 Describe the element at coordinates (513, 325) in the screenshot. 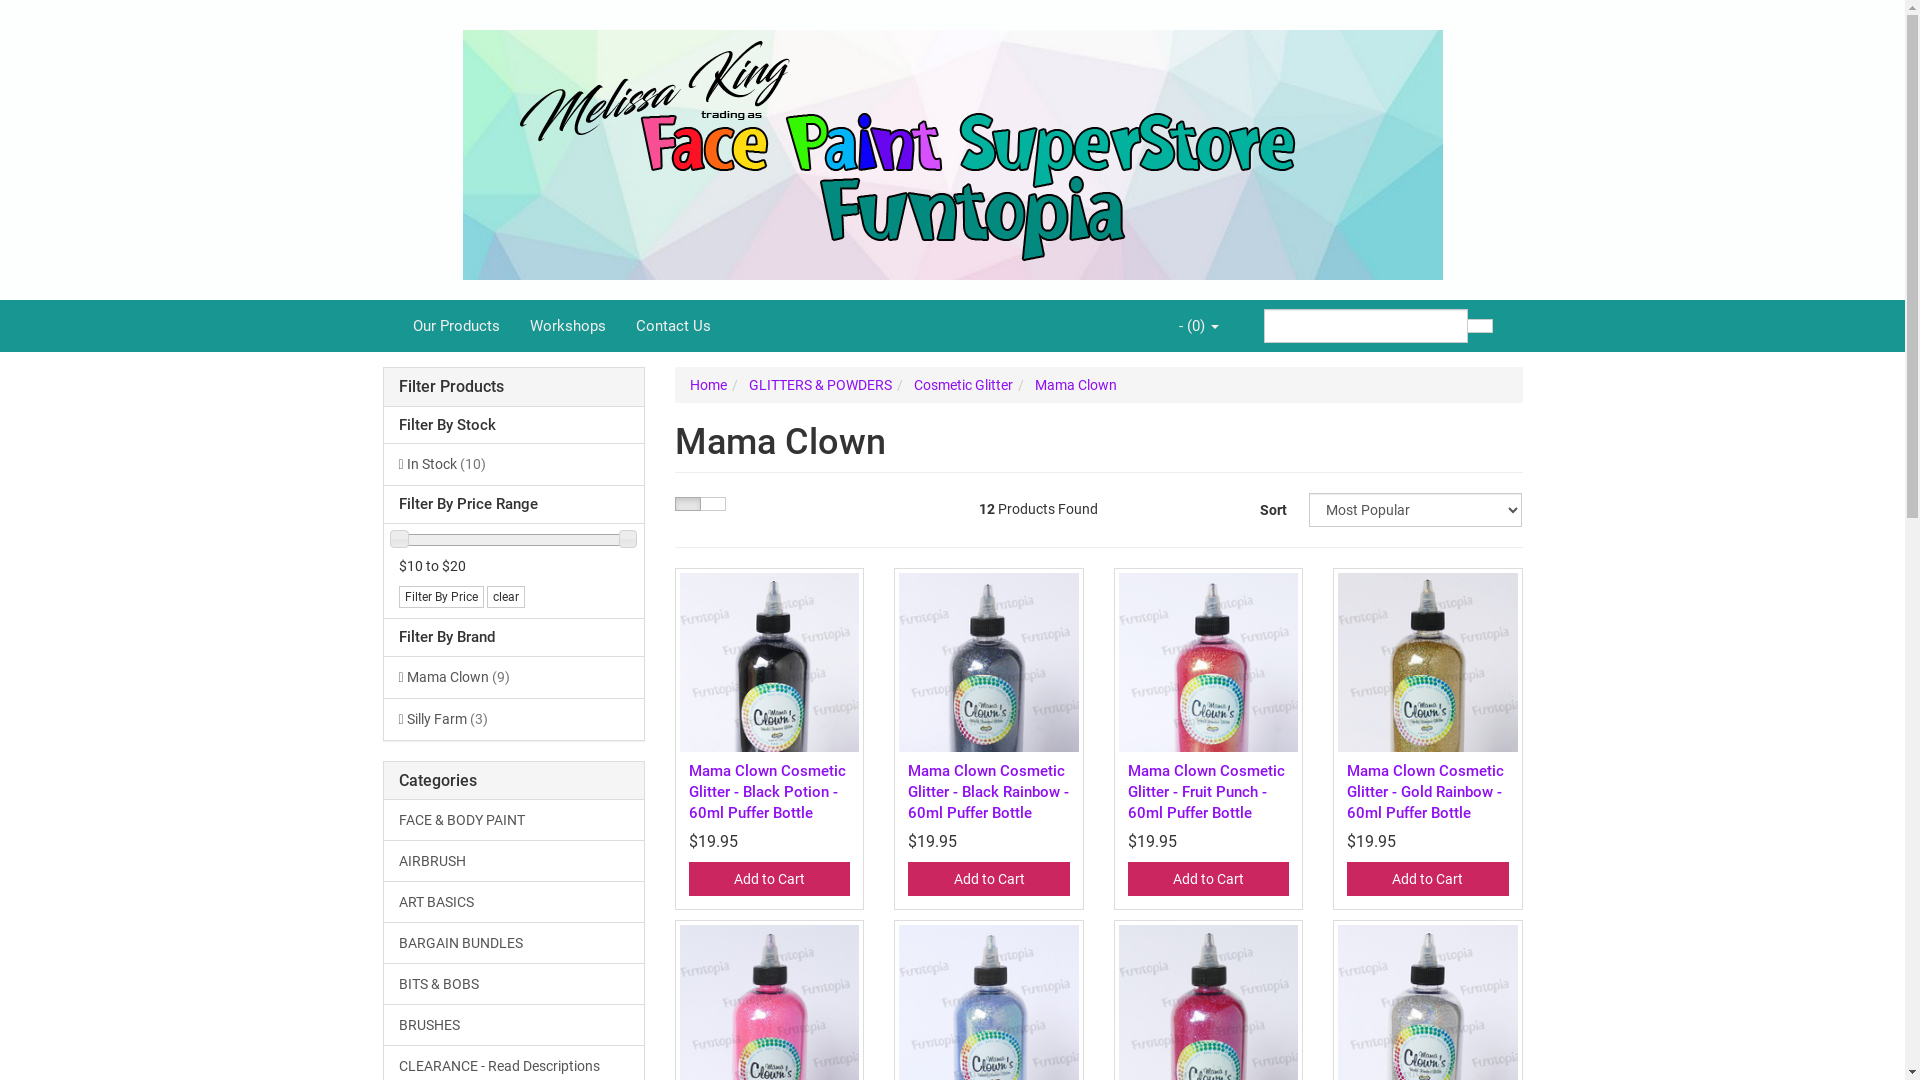

I see `'Workshops'` at that location.